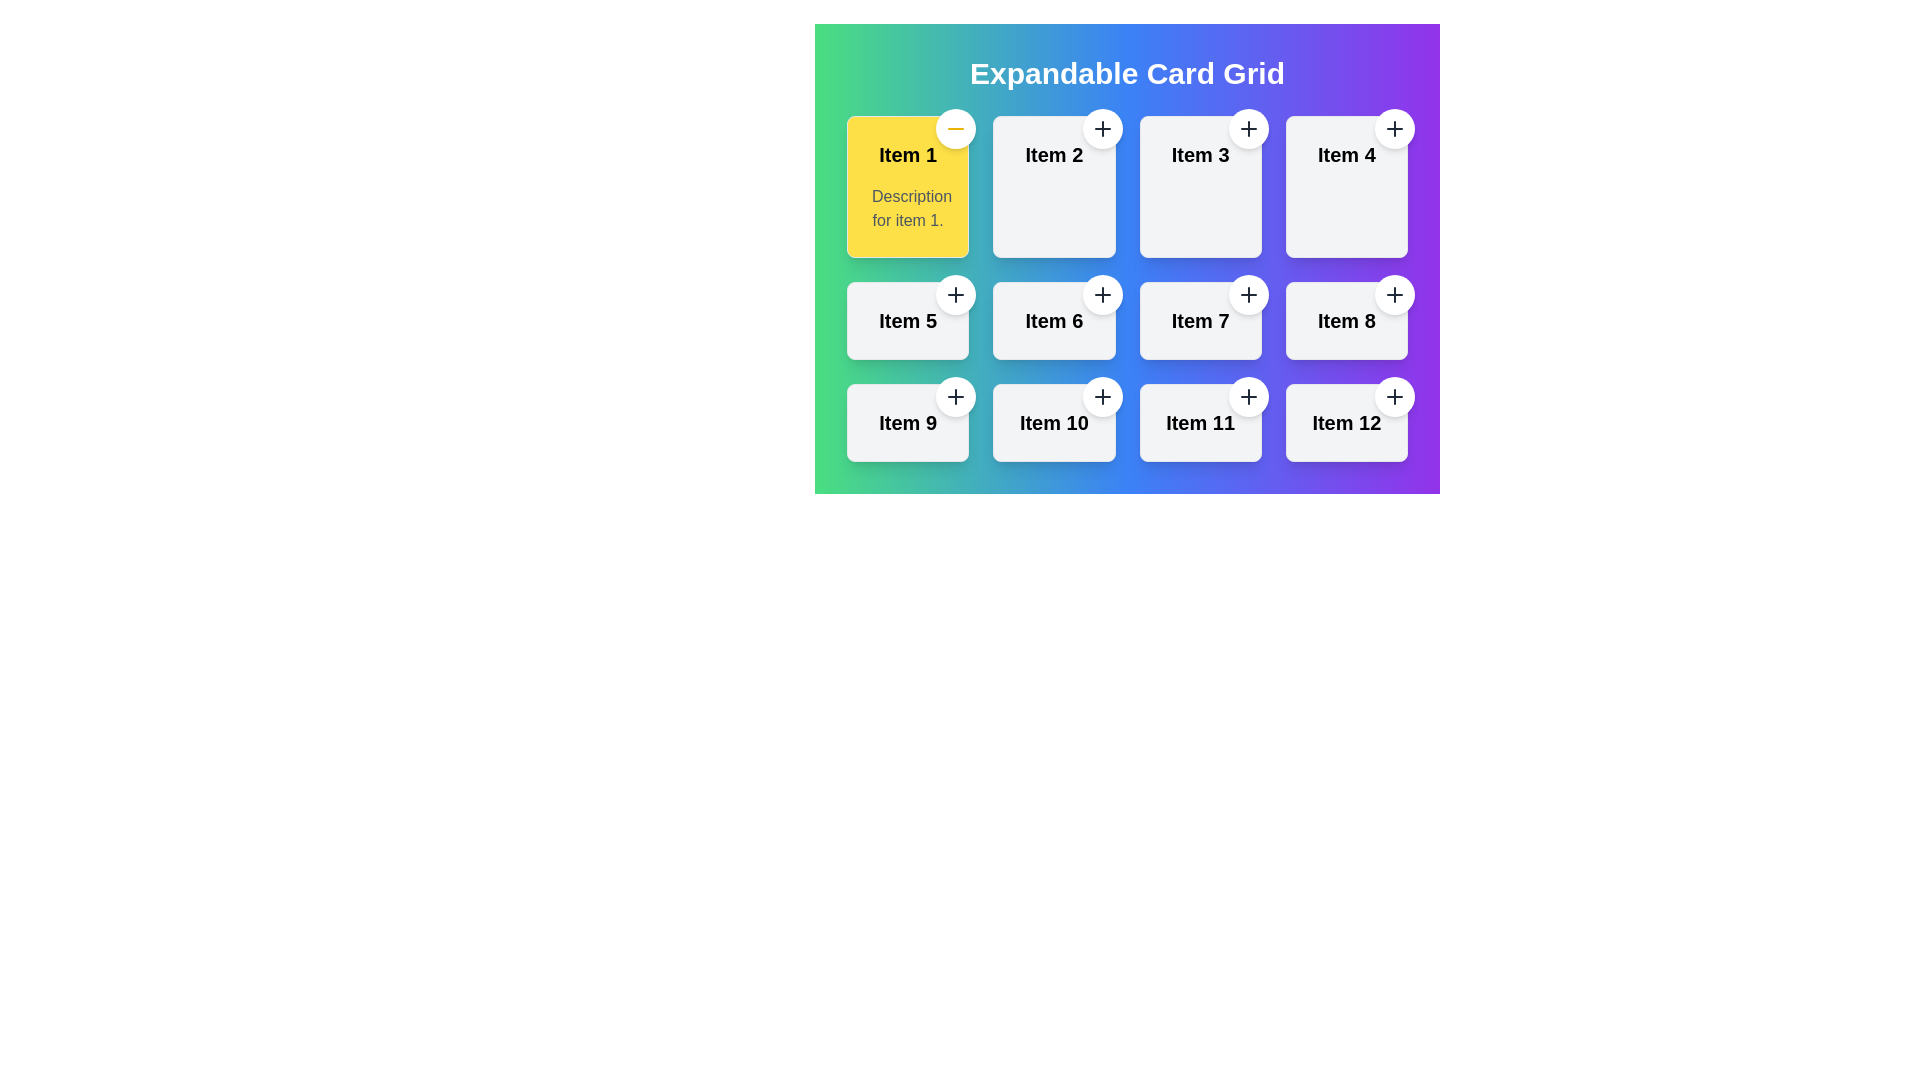 This screenshot has height=1080, width=1920. What do you see at coordinates (907, 153) in the screenshot?
I see `the text label element that reads 'Item 1', which is displayed in a bold font on a yellow background card with rounded corners` at bounding box center [907, 153].